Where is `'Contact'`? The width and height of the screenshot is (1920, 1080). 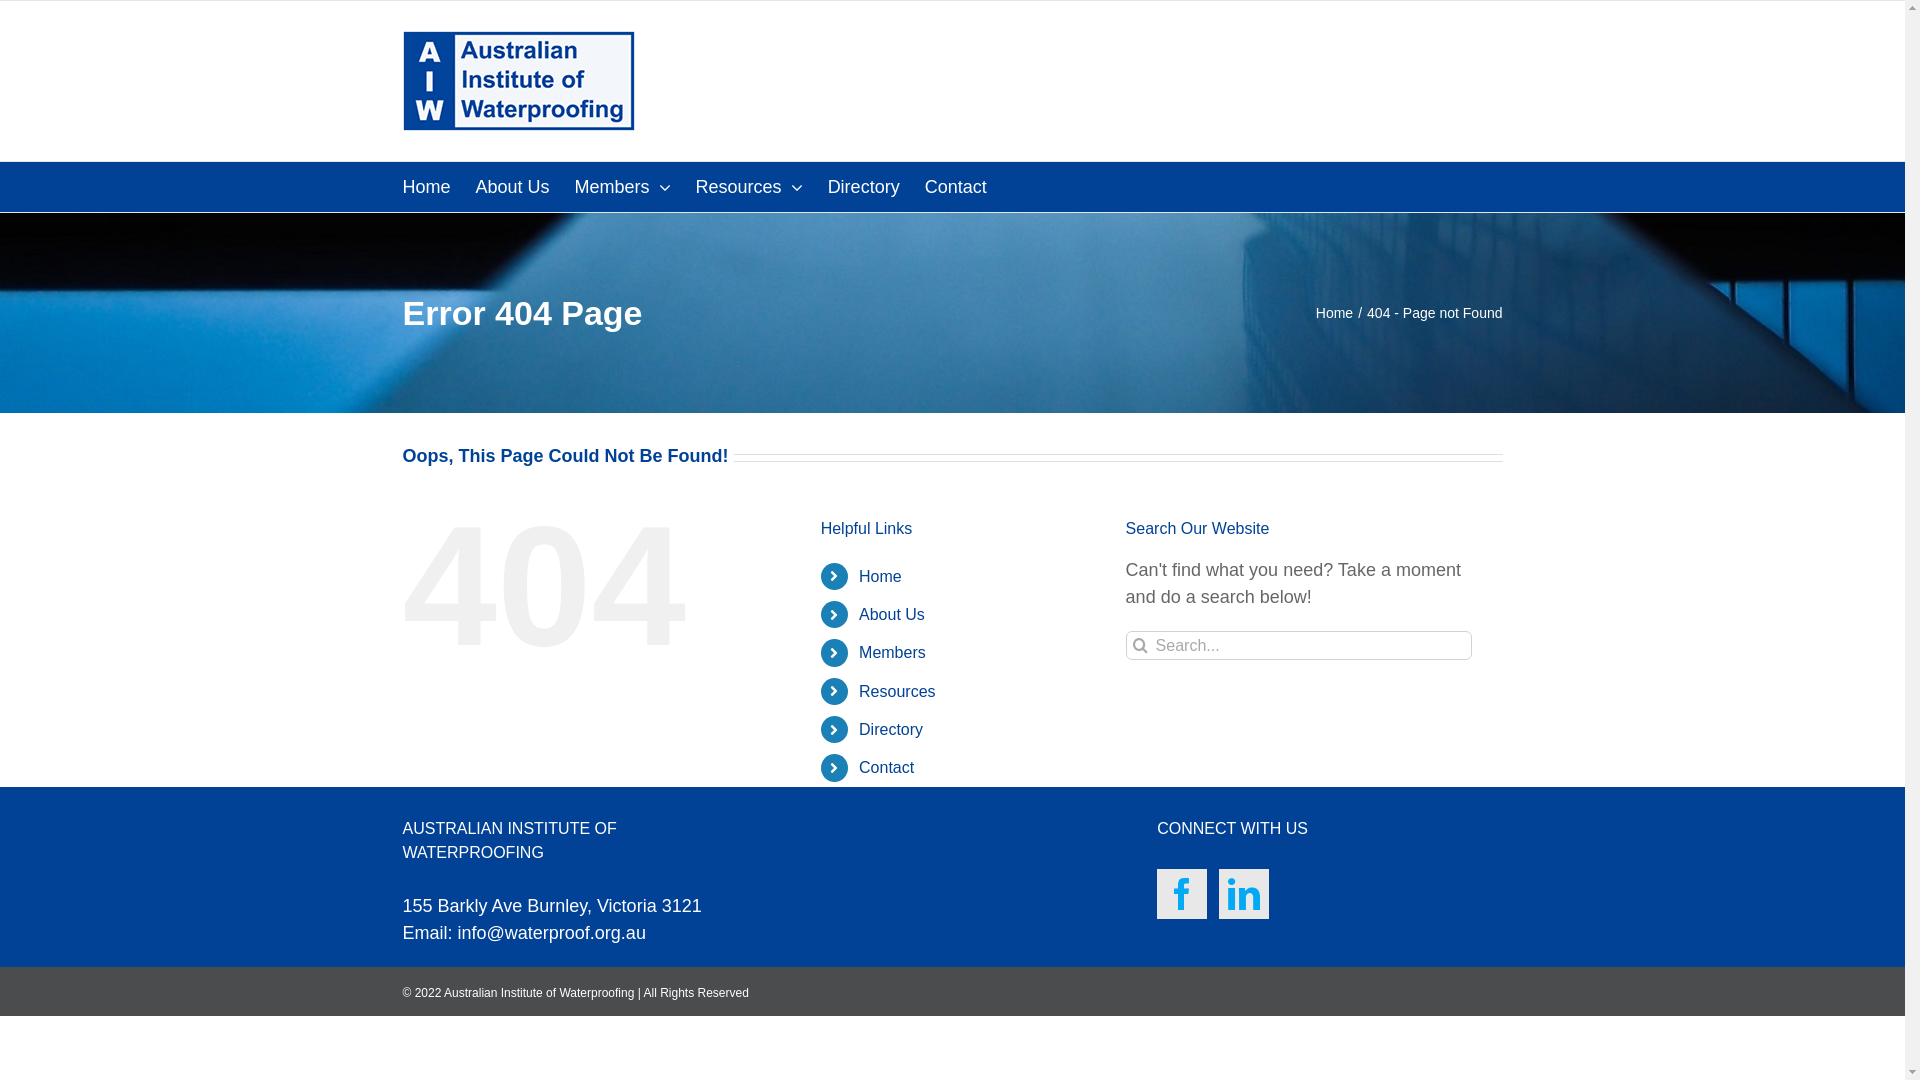
'Contact' is located at coordinates (924, 186).